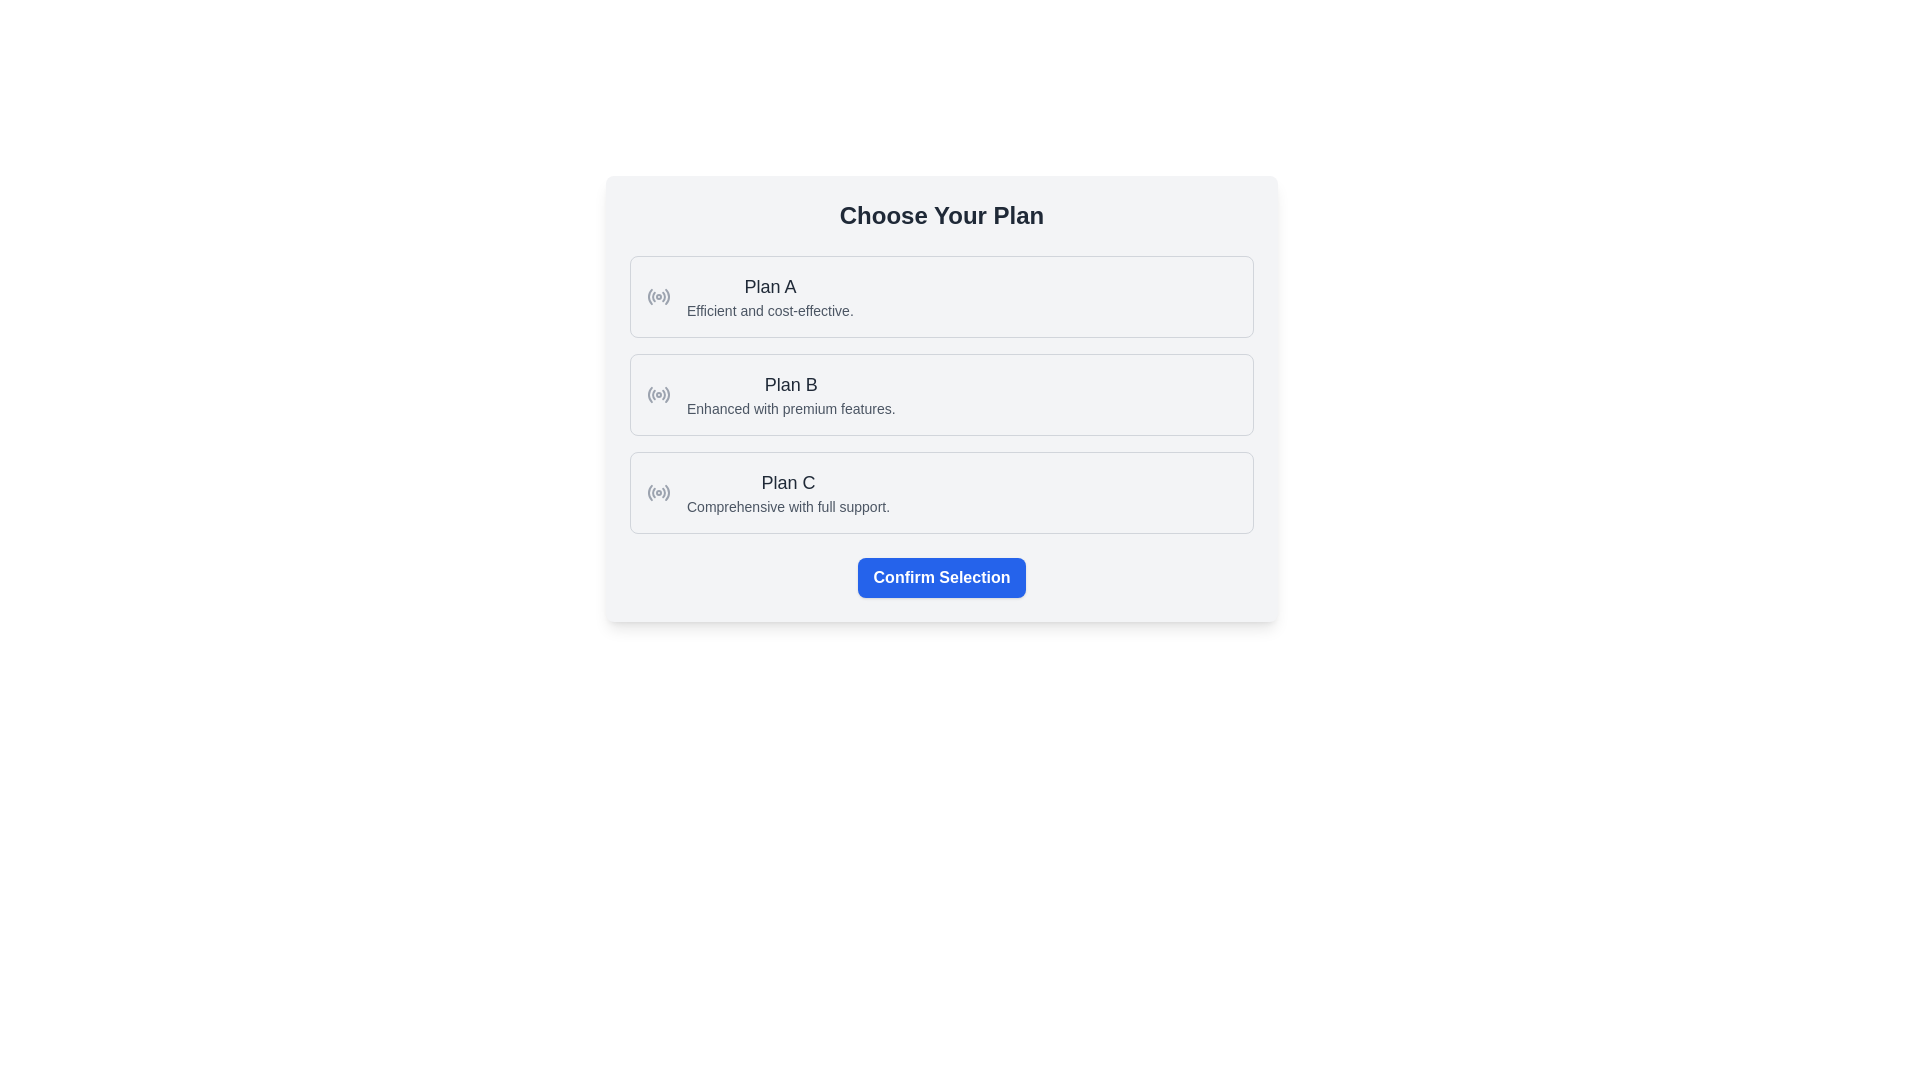 The width and height of the screenshot is (1920, 1080). Describe the element at coordinates (940, 493) in the screenshot. I see `the 'Plan C' selectable option using the keyboard and select it by pressing Enter` at that location.